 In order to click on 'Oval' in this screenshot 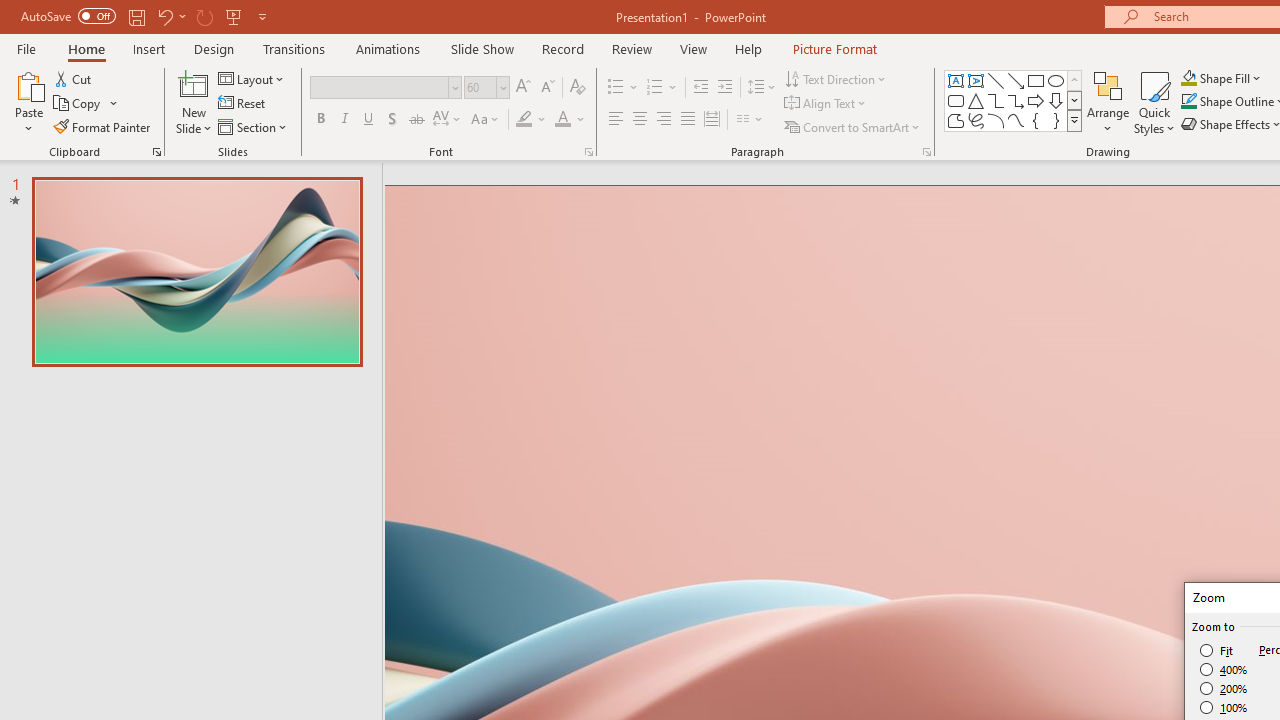, I will do `click(1055, 80)`.